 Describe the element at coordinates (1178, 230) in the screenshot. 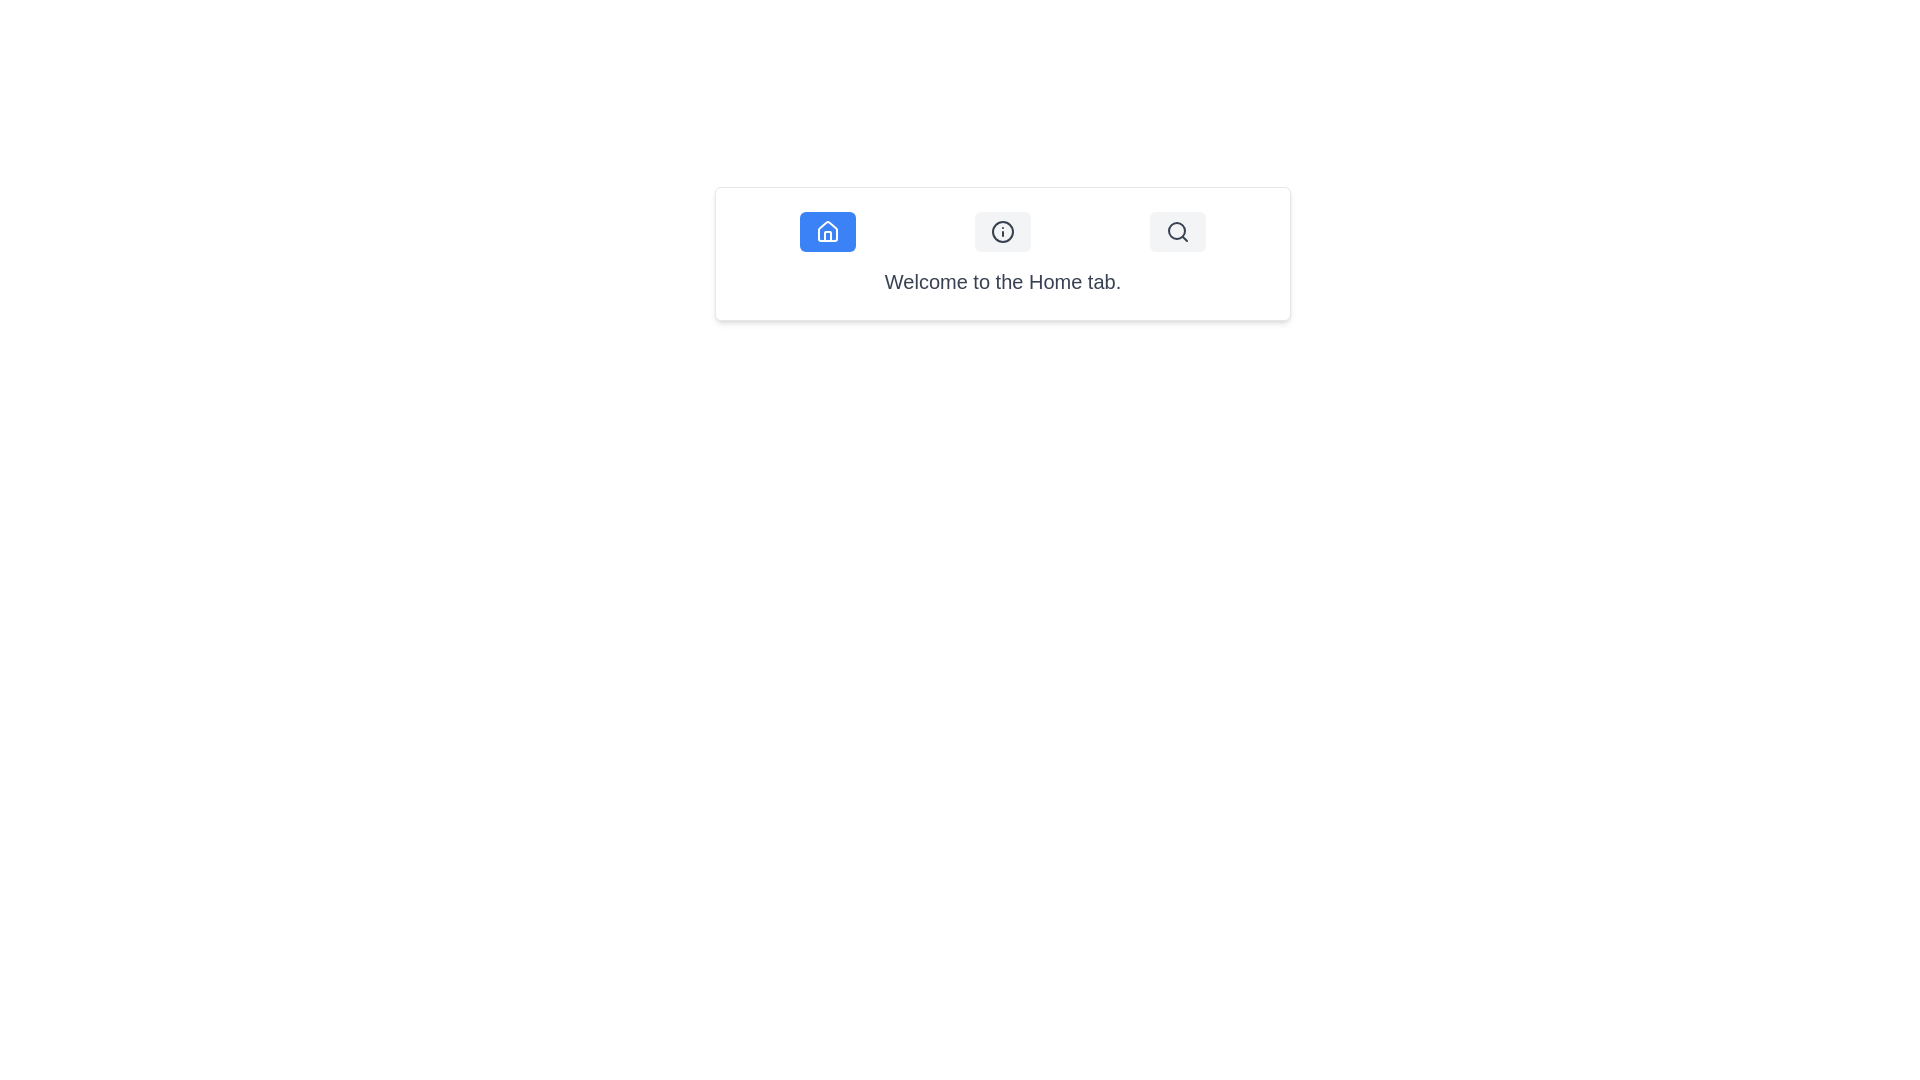

I see `the search button, which is the third button in a horizontal layout of three buttons` at that location.